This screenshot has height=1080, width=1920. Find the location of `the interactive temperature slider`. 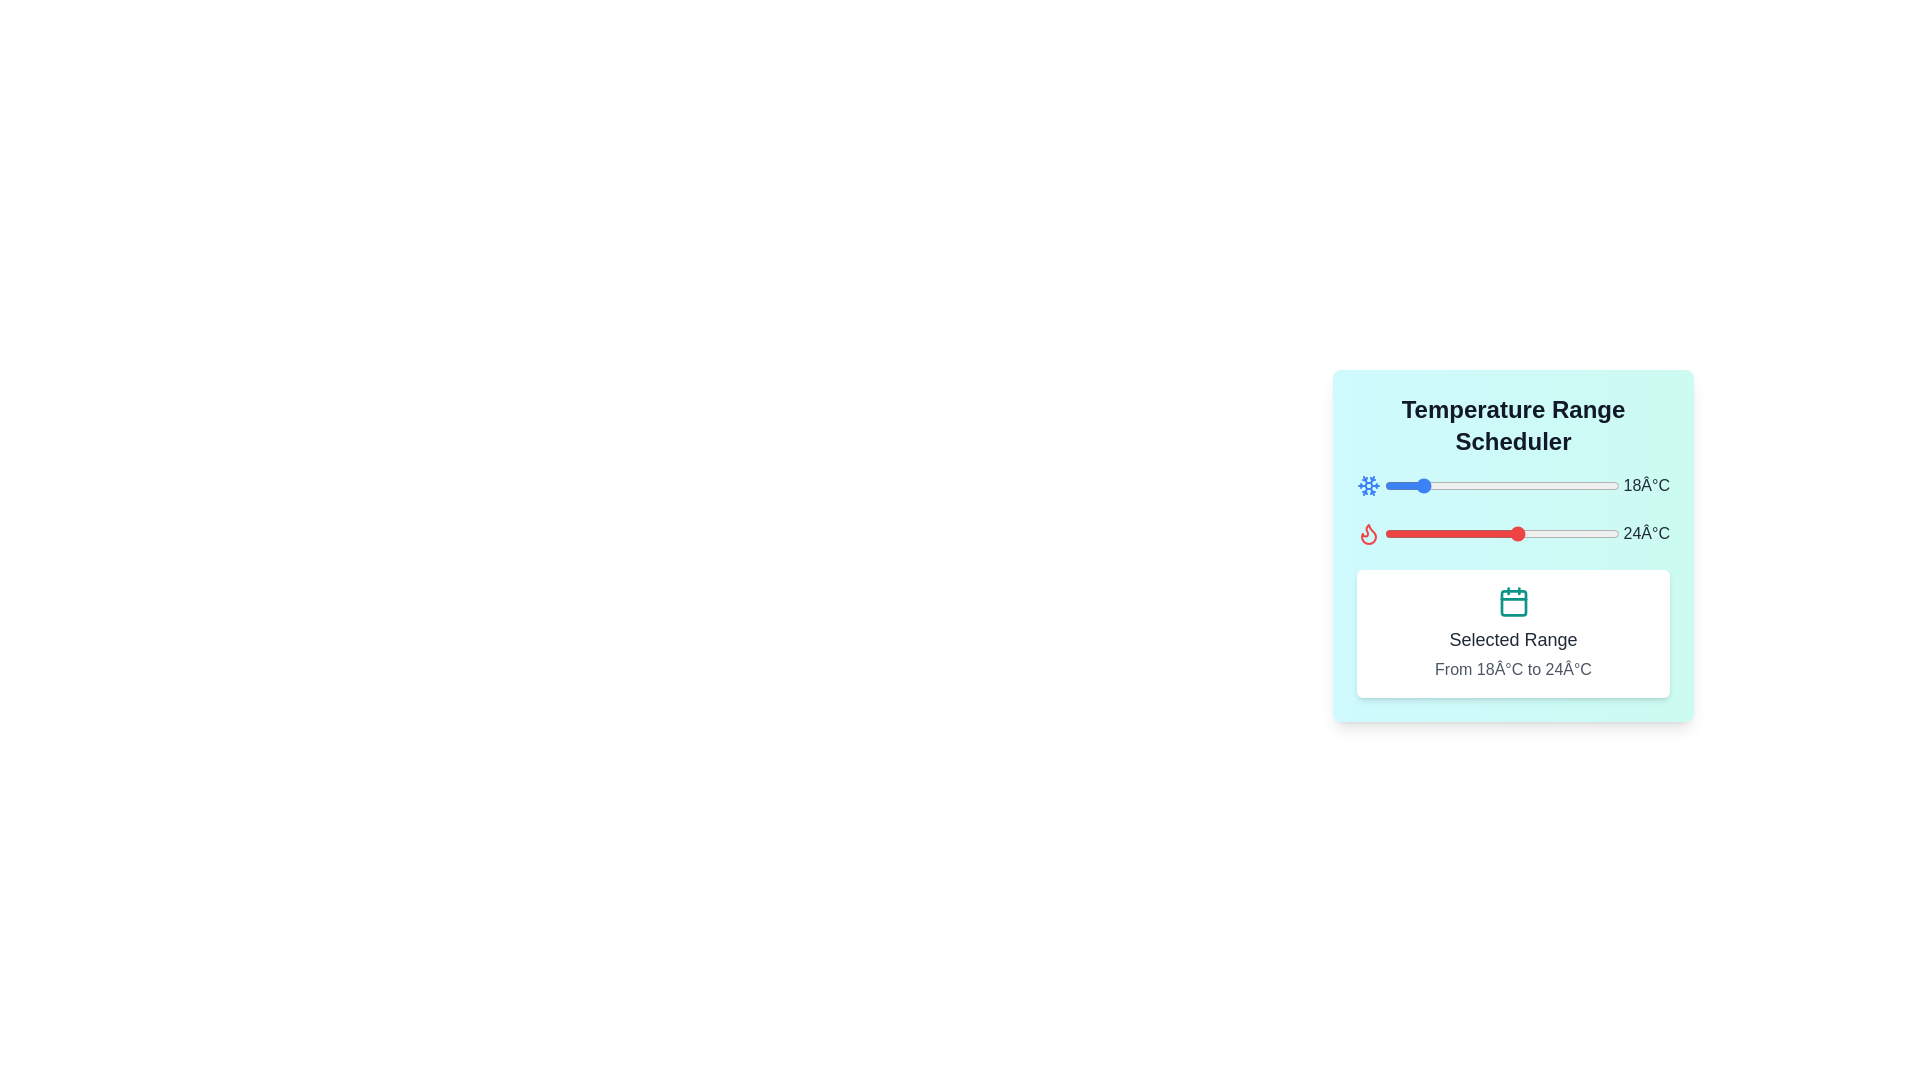

the interactive temperature slider is located at coordinates (1513, 486).